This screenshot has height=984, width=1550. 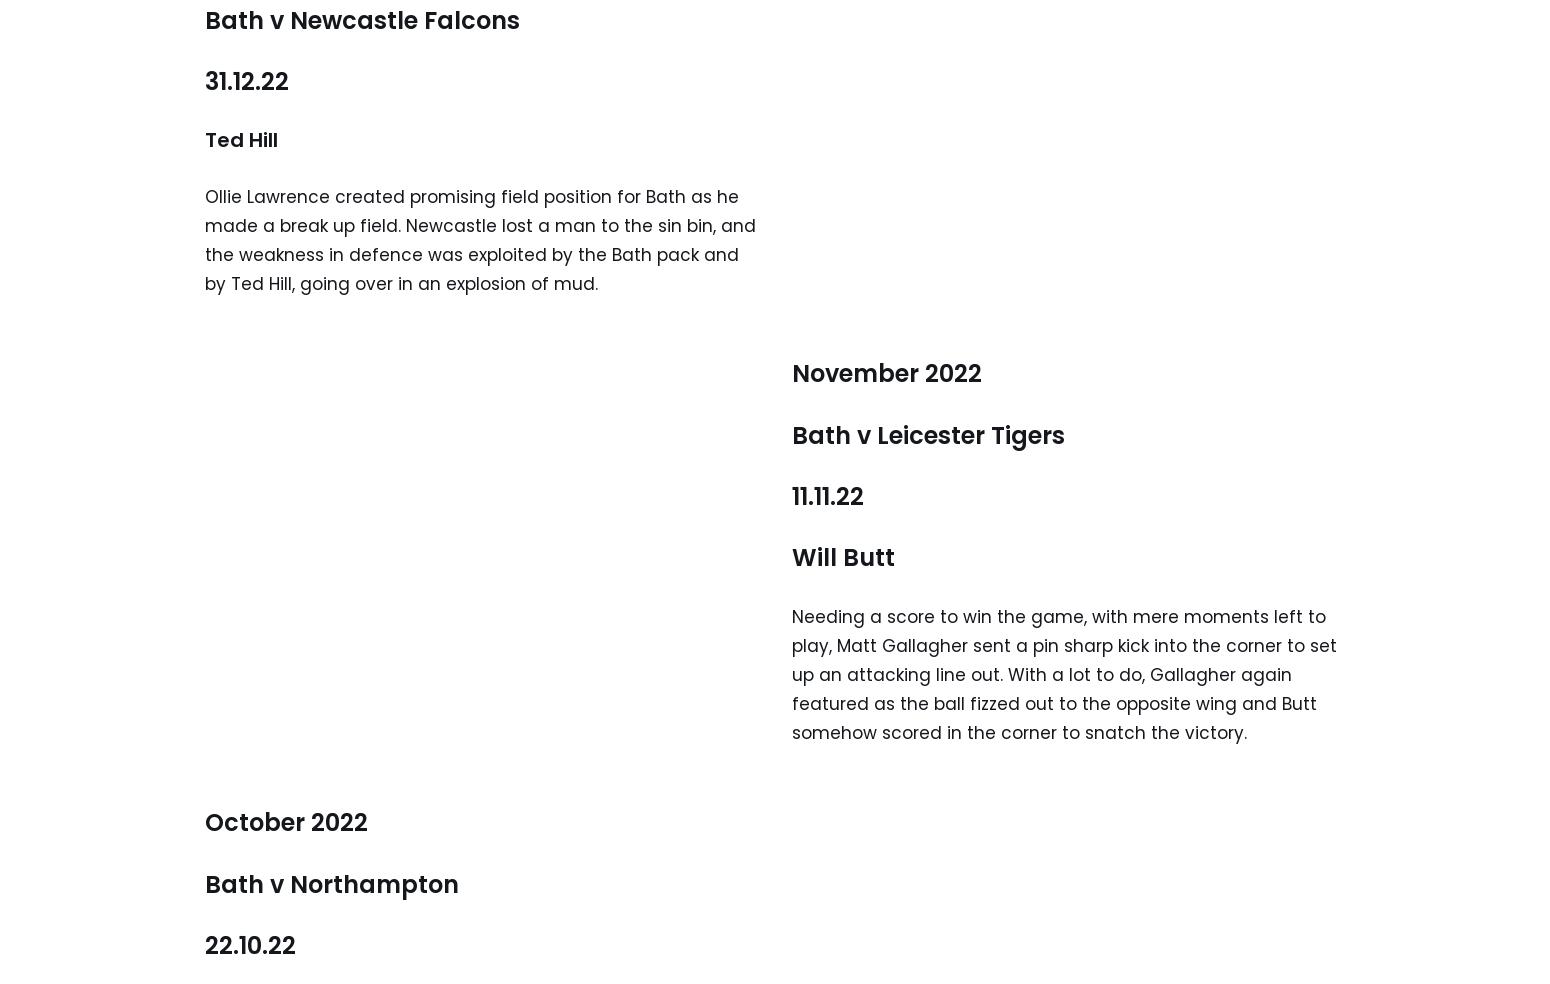 What do you see at coordinates (1064, 674) in the screenshot?
I see `'Needing a score to win the game, with mere moments left to play, Matt Gallagher sent a pin sharp kick into the corner to set up an attacking line out. With a lot to do, Gallagher again featured as the ball fizzed out to the opposite wing and Butt somehow scored in the corner to snatch the victory.'` at bounding box center [1064, 674].